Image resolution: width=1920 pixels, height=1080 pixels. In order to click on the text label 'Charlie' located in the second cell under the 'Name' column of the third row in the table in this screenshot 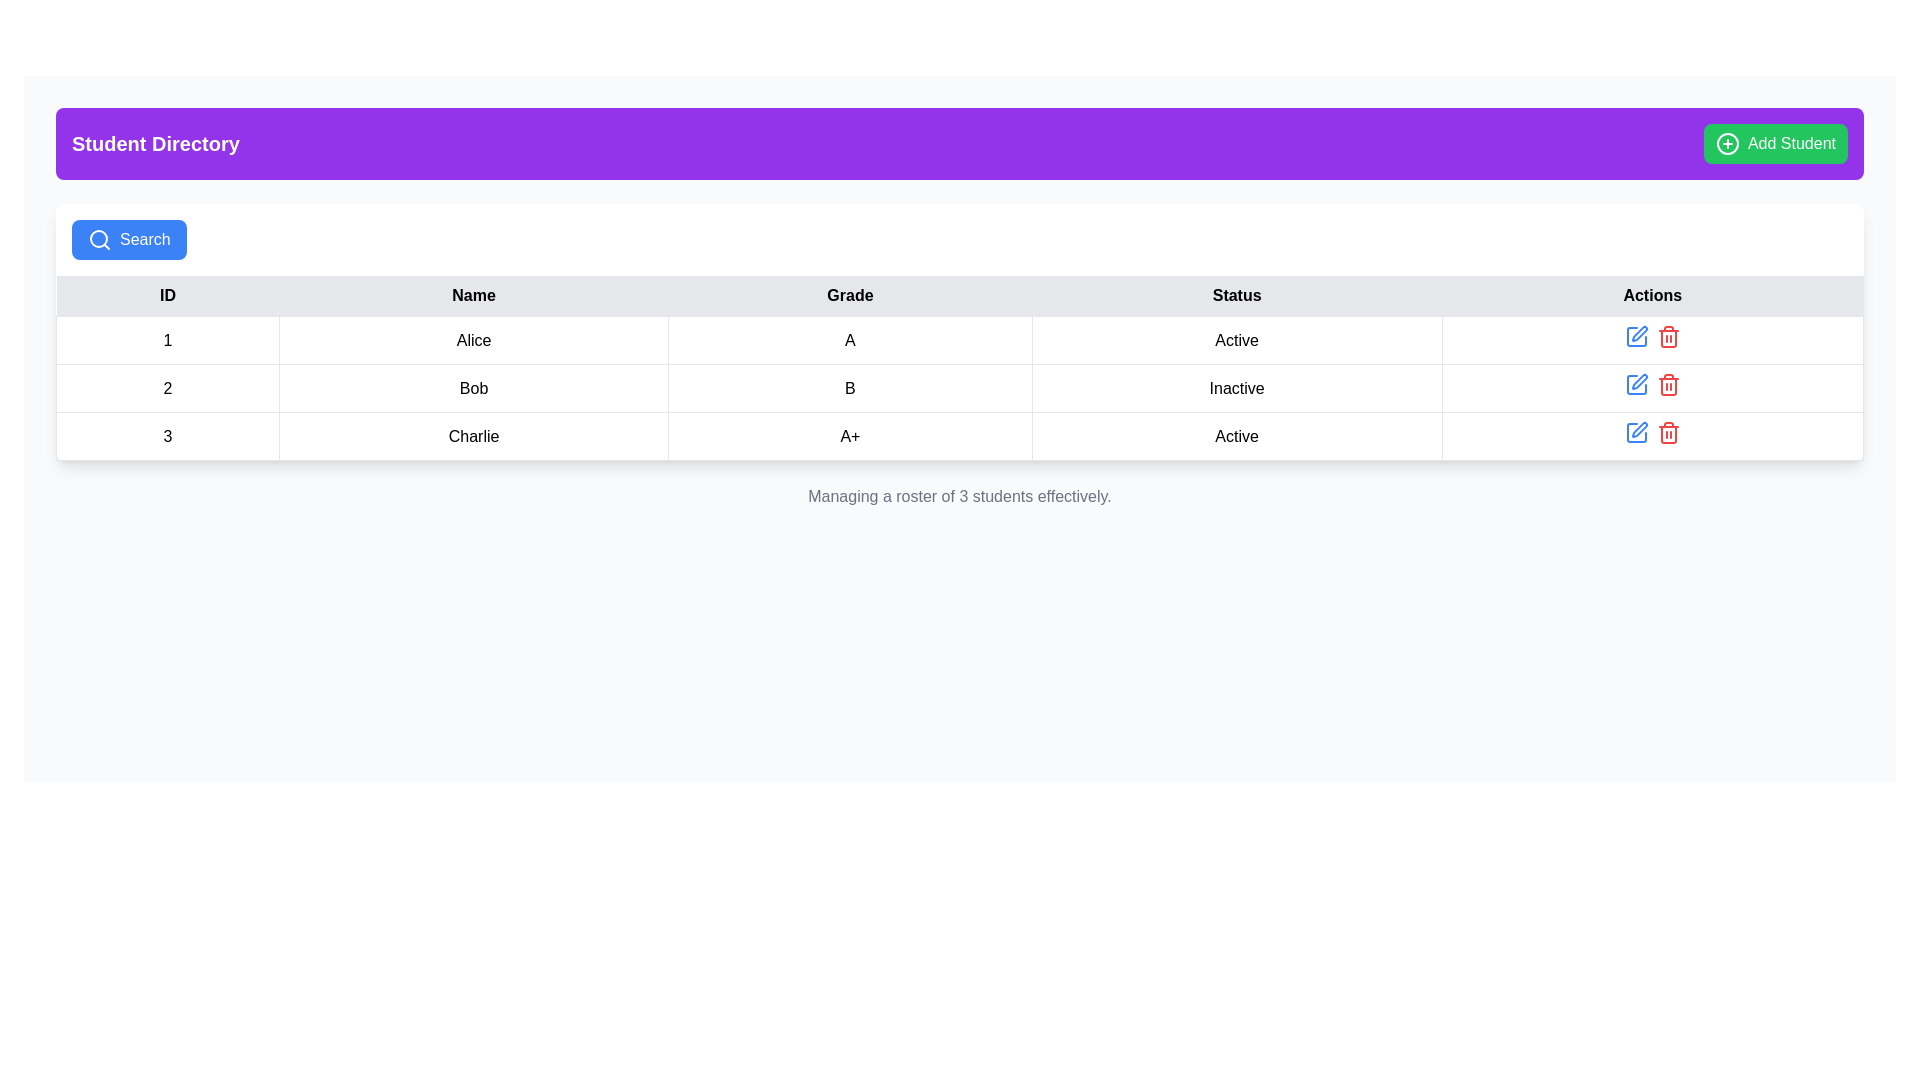, I will do `click(473, 435)`.